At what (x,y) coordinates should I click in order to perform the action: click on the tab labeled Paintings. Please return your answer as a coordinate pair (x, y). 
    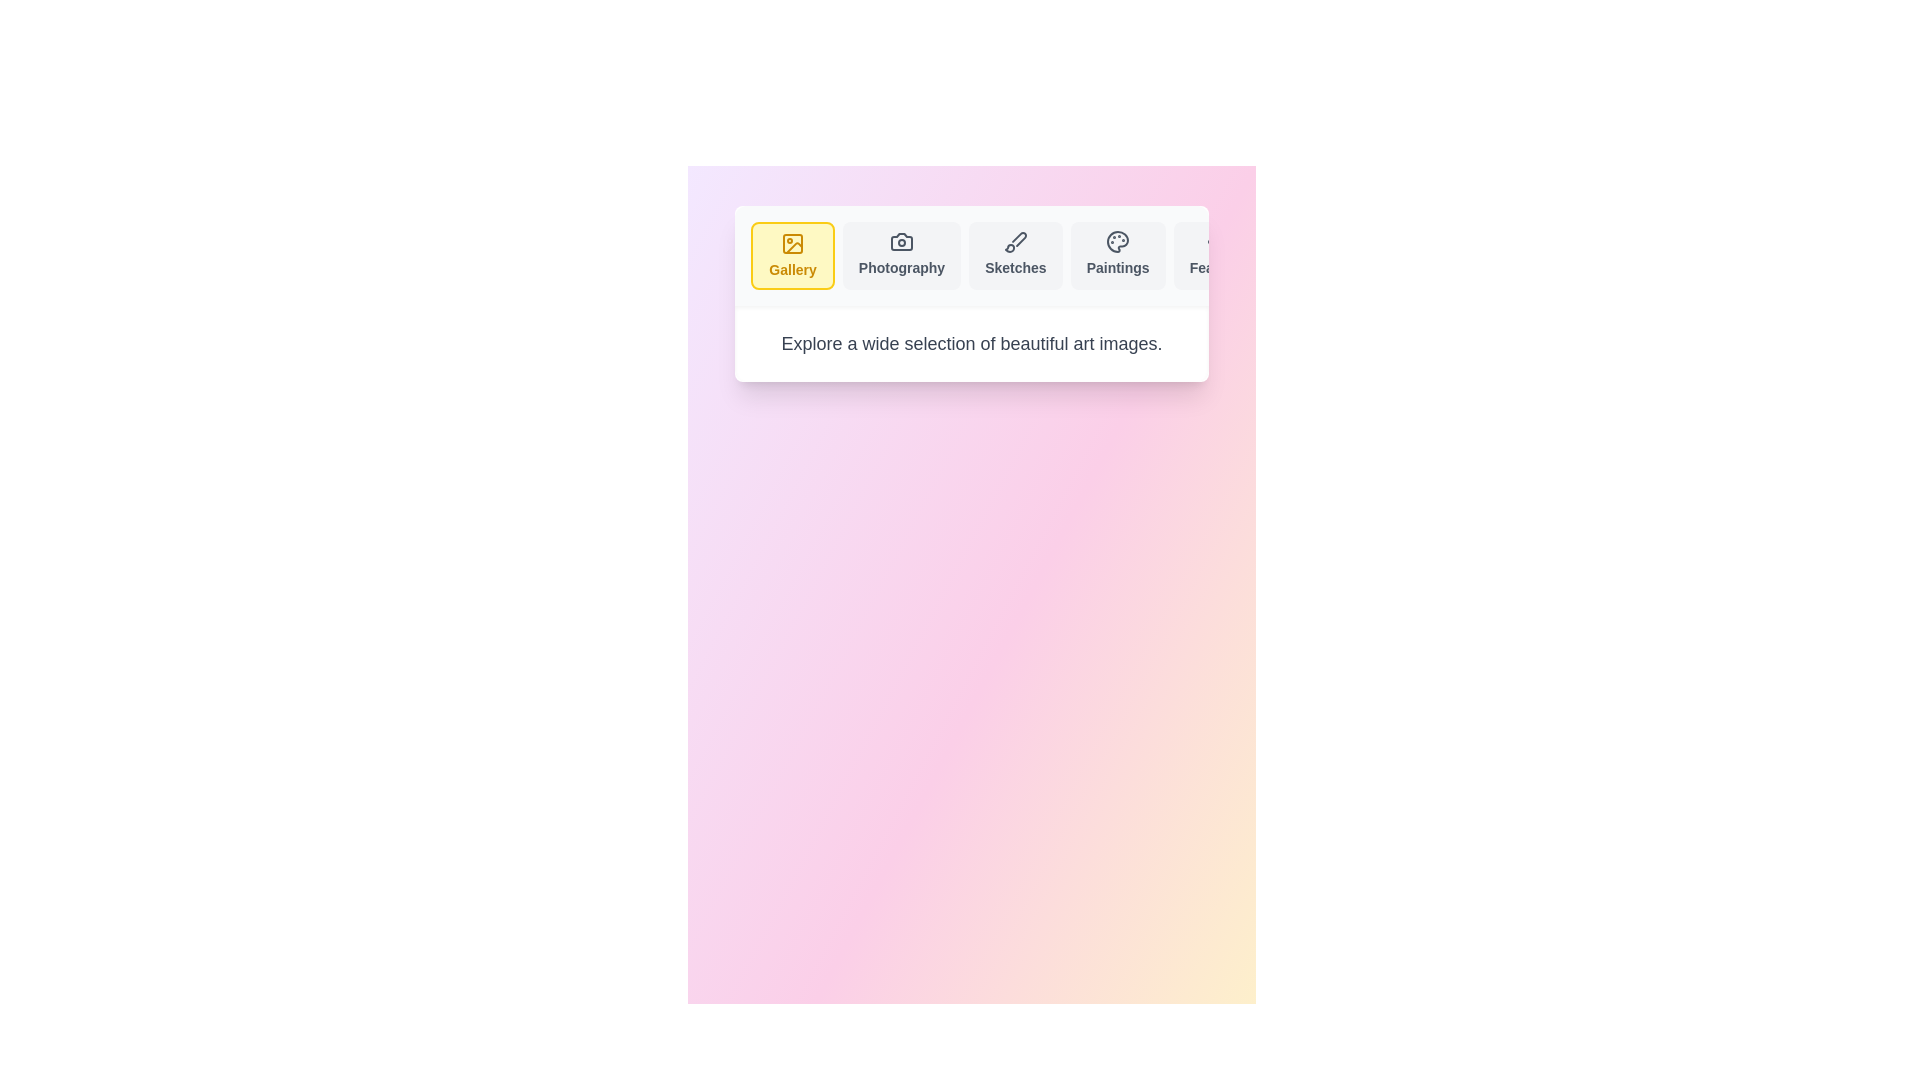
    Looking at the image, I should click on (1117, 254).